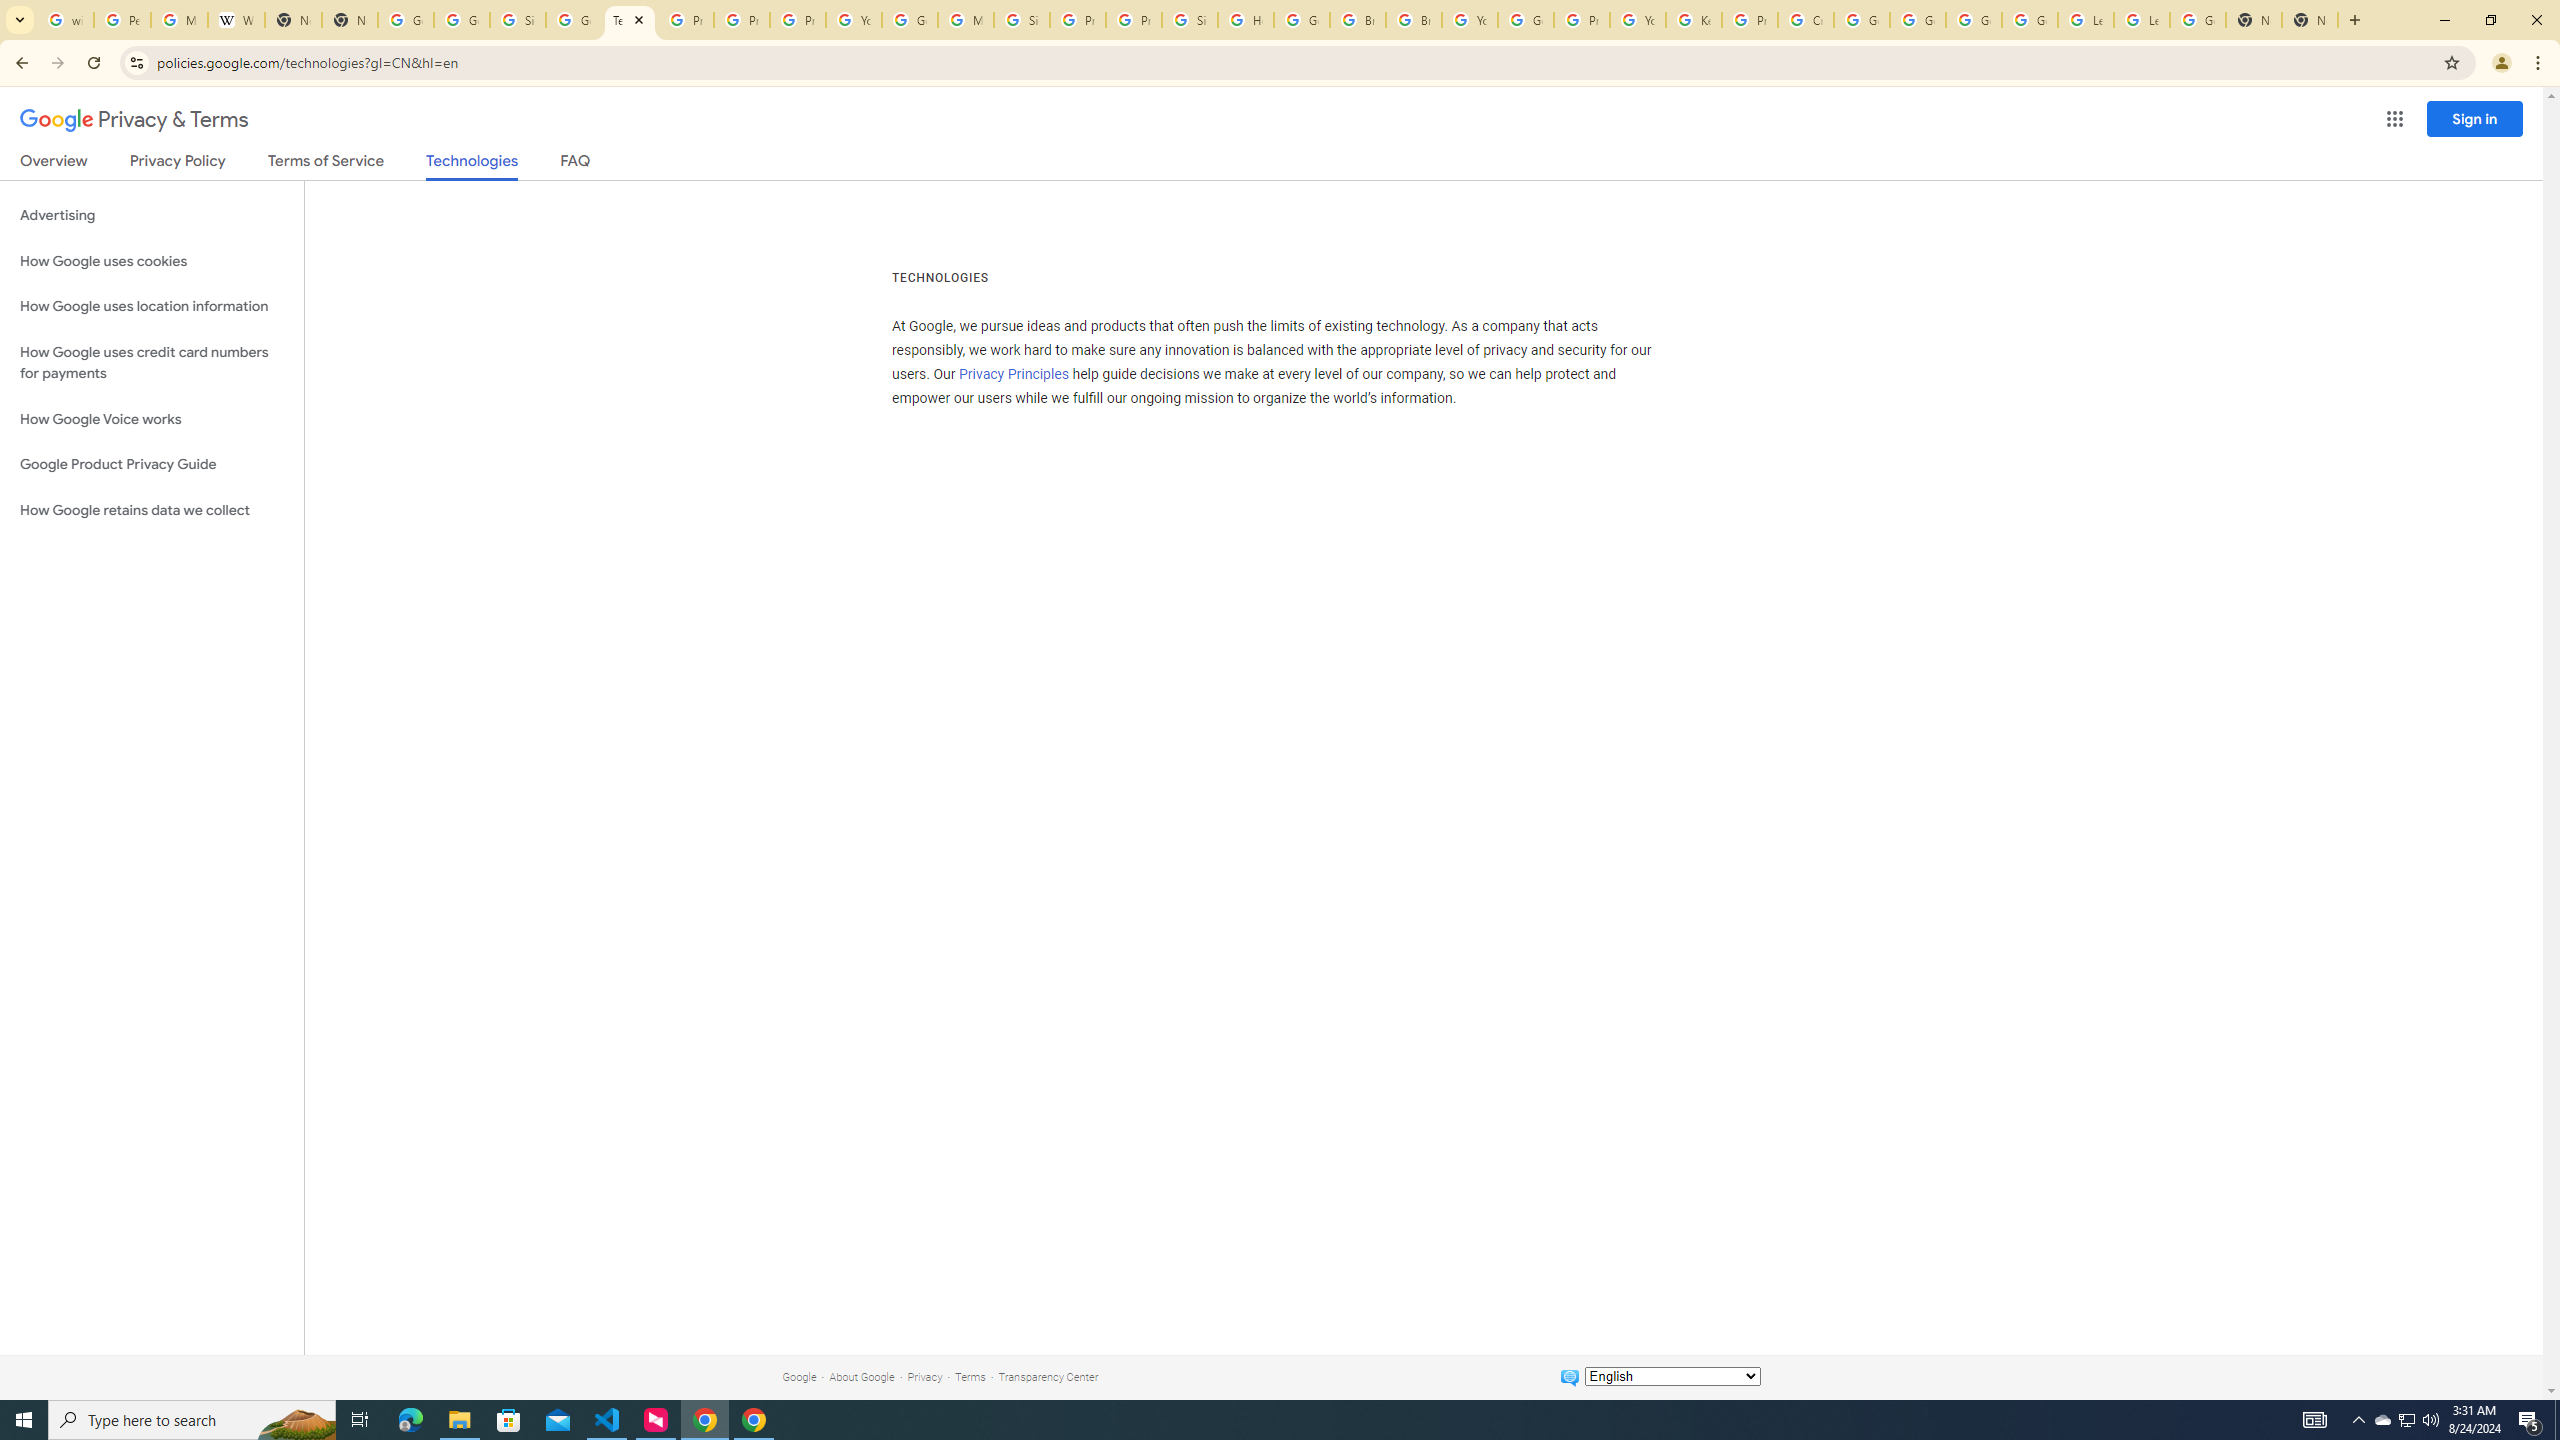 This screenshot has height=1440, width=2560. What do you see at coordinates (2254, 19) in the screenshot?
I see `'New Tab'` at bounding box center [2254, 19].